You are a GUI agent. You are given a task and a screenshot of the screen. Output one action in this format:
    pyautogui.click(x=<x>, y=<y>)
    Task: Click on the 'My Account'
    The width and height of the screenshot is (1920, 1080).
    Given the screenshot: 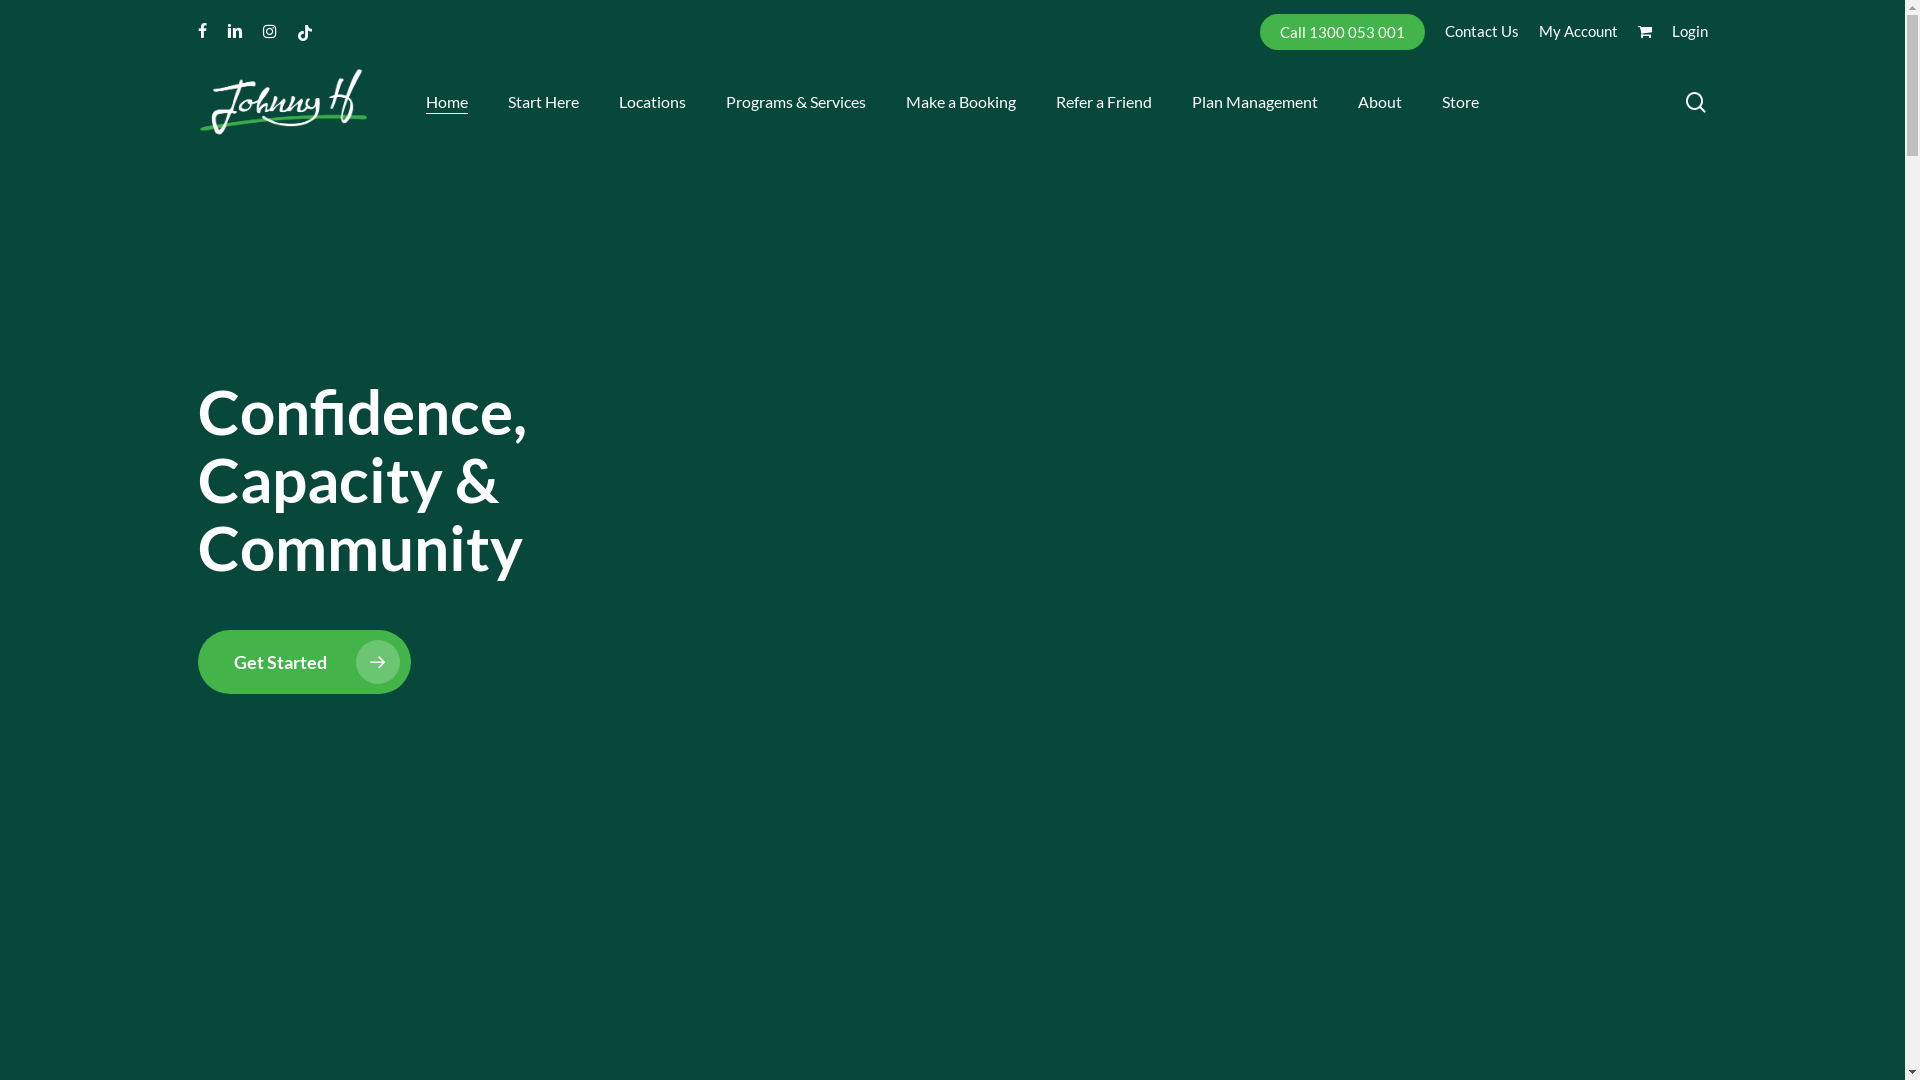 What is the action you would take?
    pyautogui.click(x=1576, y=30)
    